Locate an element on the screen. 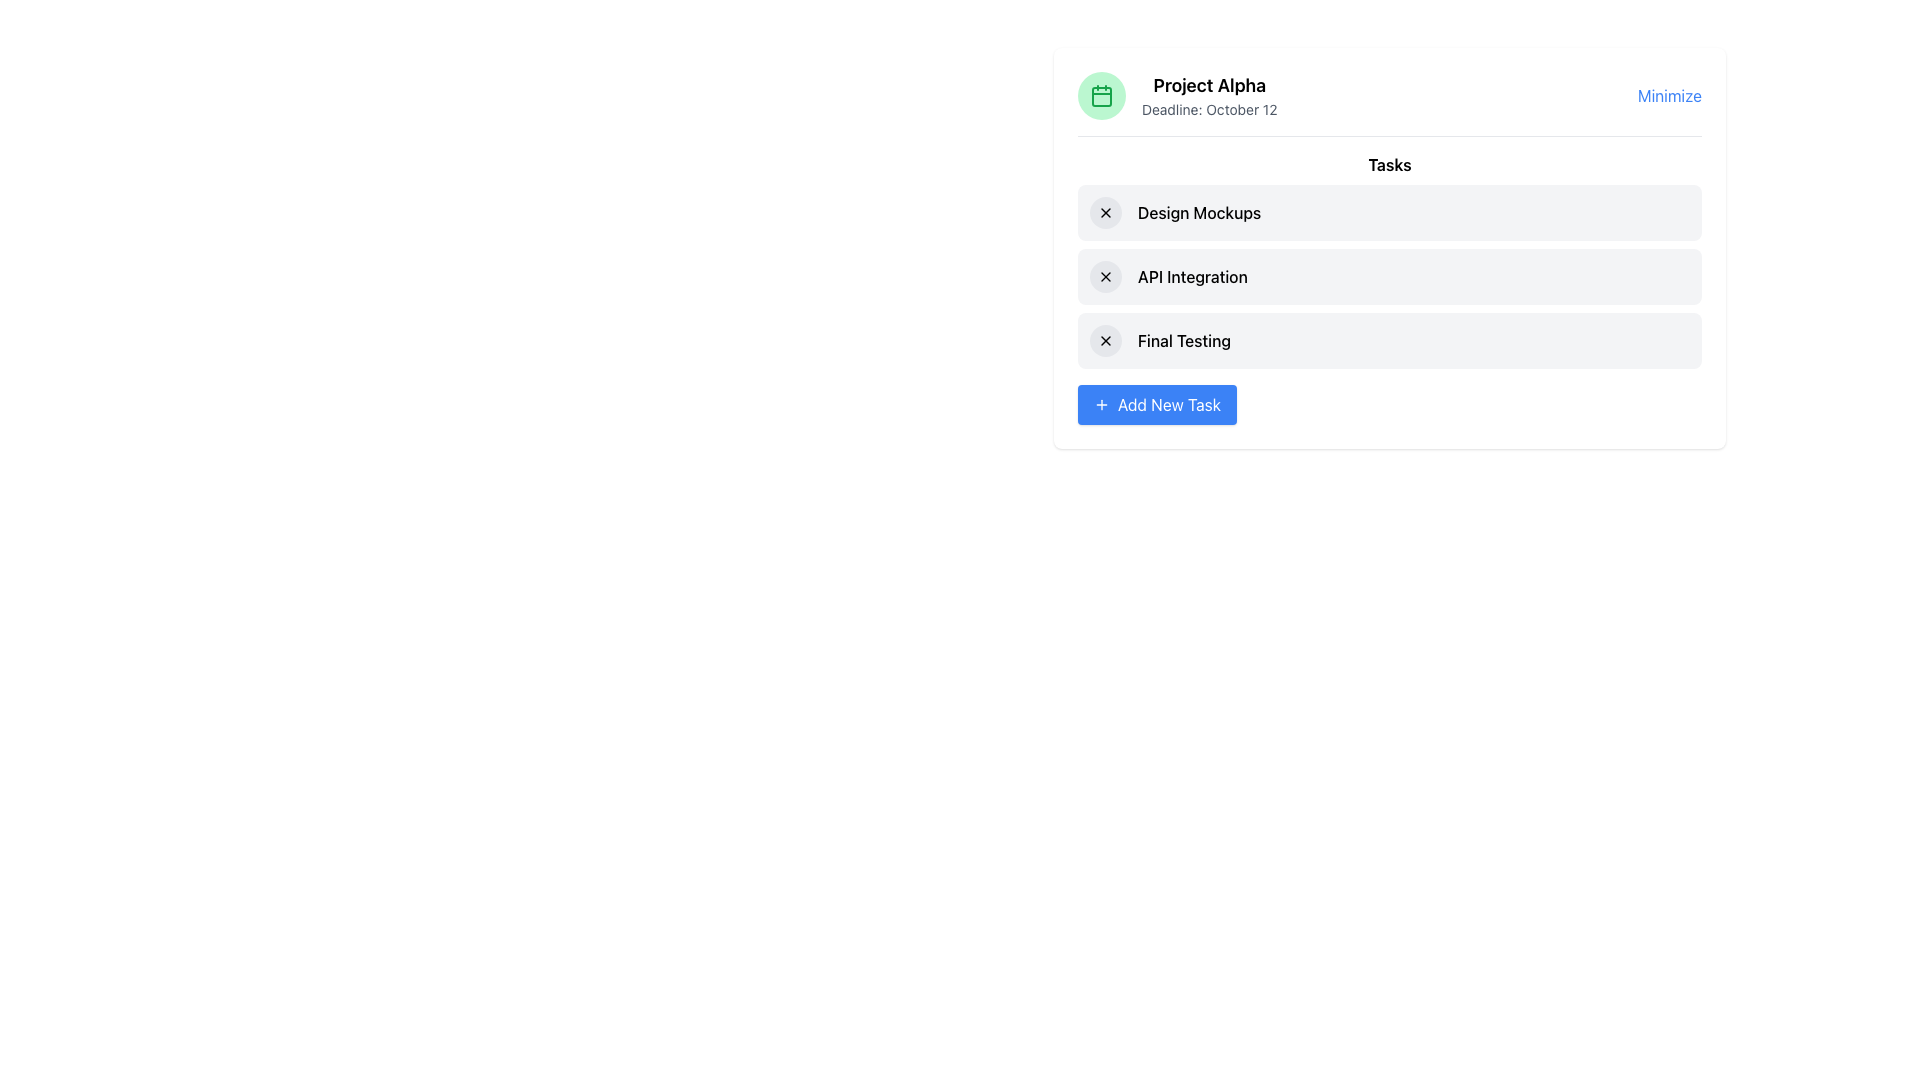 The image size is (1920, 1080). the minimize button located at the top-right corner of the 'Project Alpha' panel is located at coordinates (1670, 96).